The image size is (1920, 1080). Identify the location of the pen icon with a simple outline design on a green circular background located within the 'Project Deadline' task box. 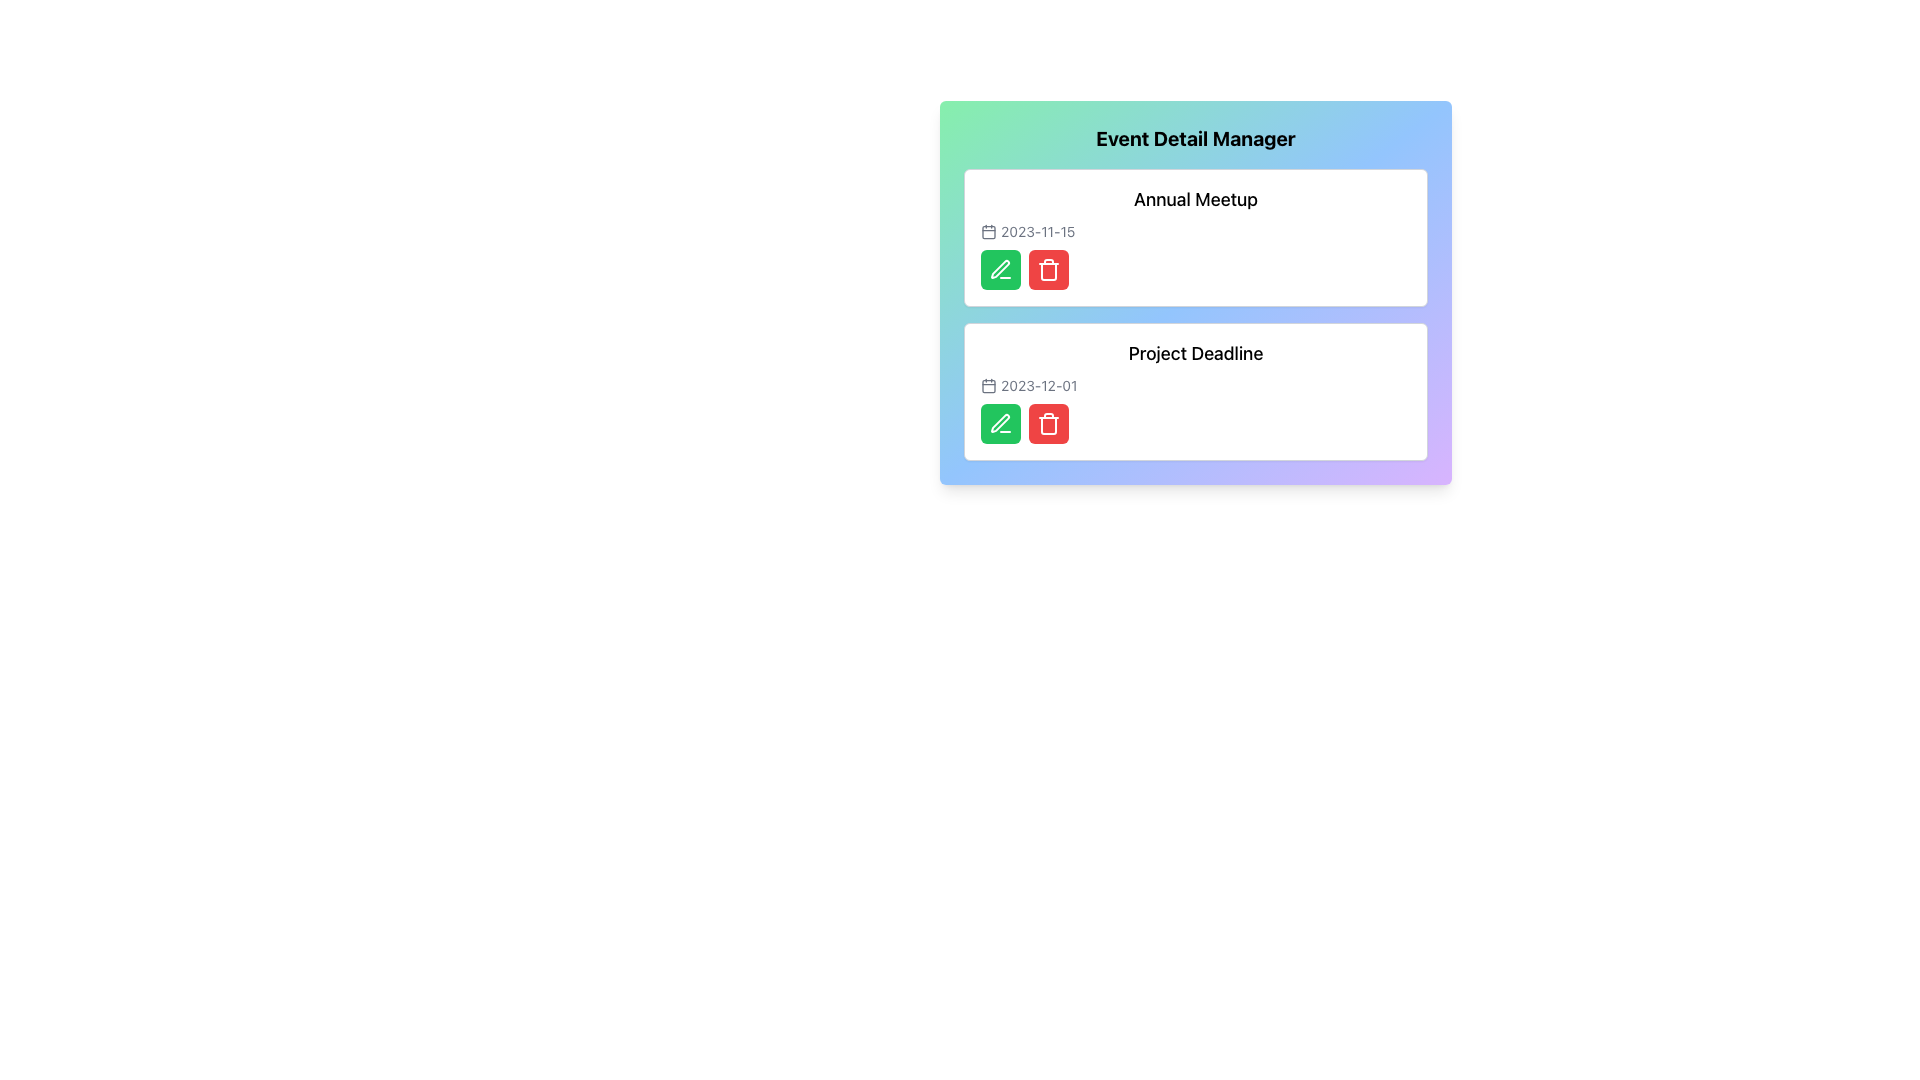
(1001, 423).